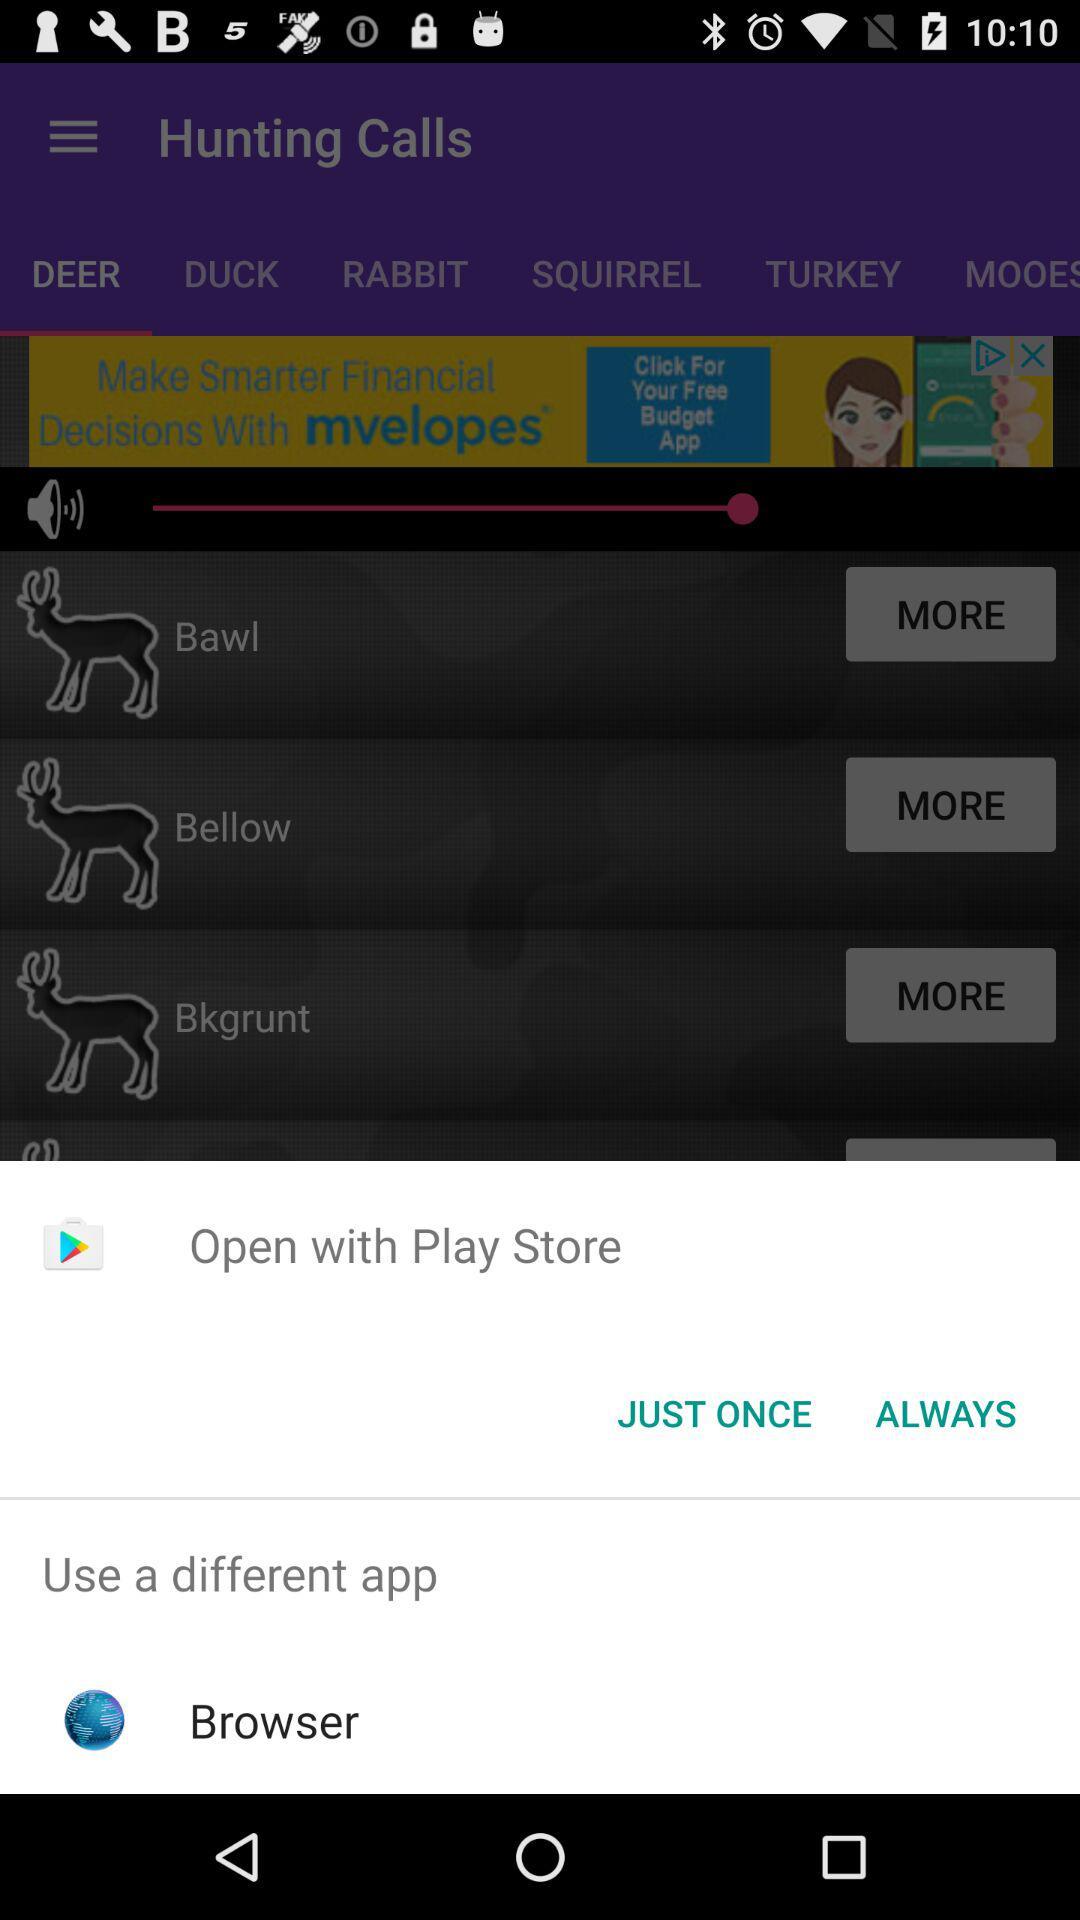 Image resolution: width=1080 pixels, height=1920 pixels. I want to click on the icon at the bottom right corner, so click(945, 1411).